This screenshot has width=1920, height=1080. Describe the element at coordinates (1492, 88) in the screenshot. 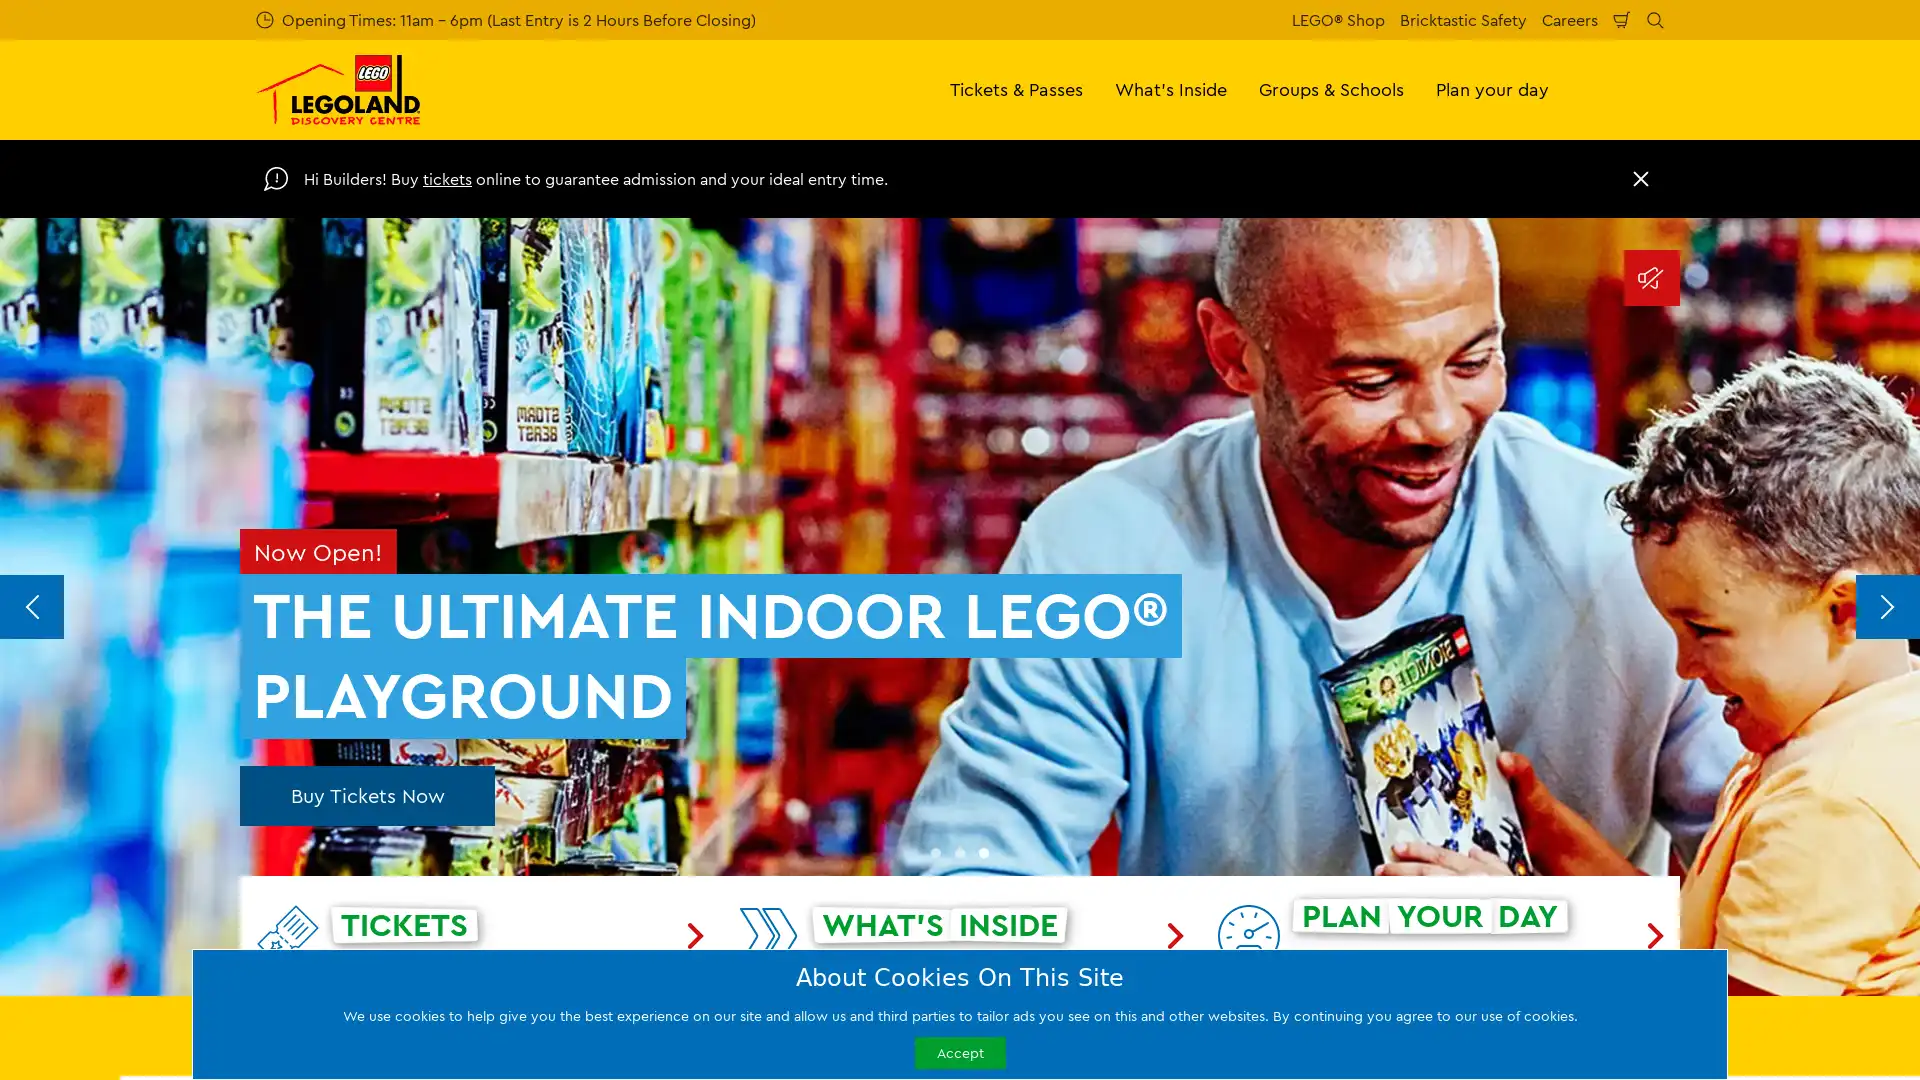

I see `Plan your day` at that location.